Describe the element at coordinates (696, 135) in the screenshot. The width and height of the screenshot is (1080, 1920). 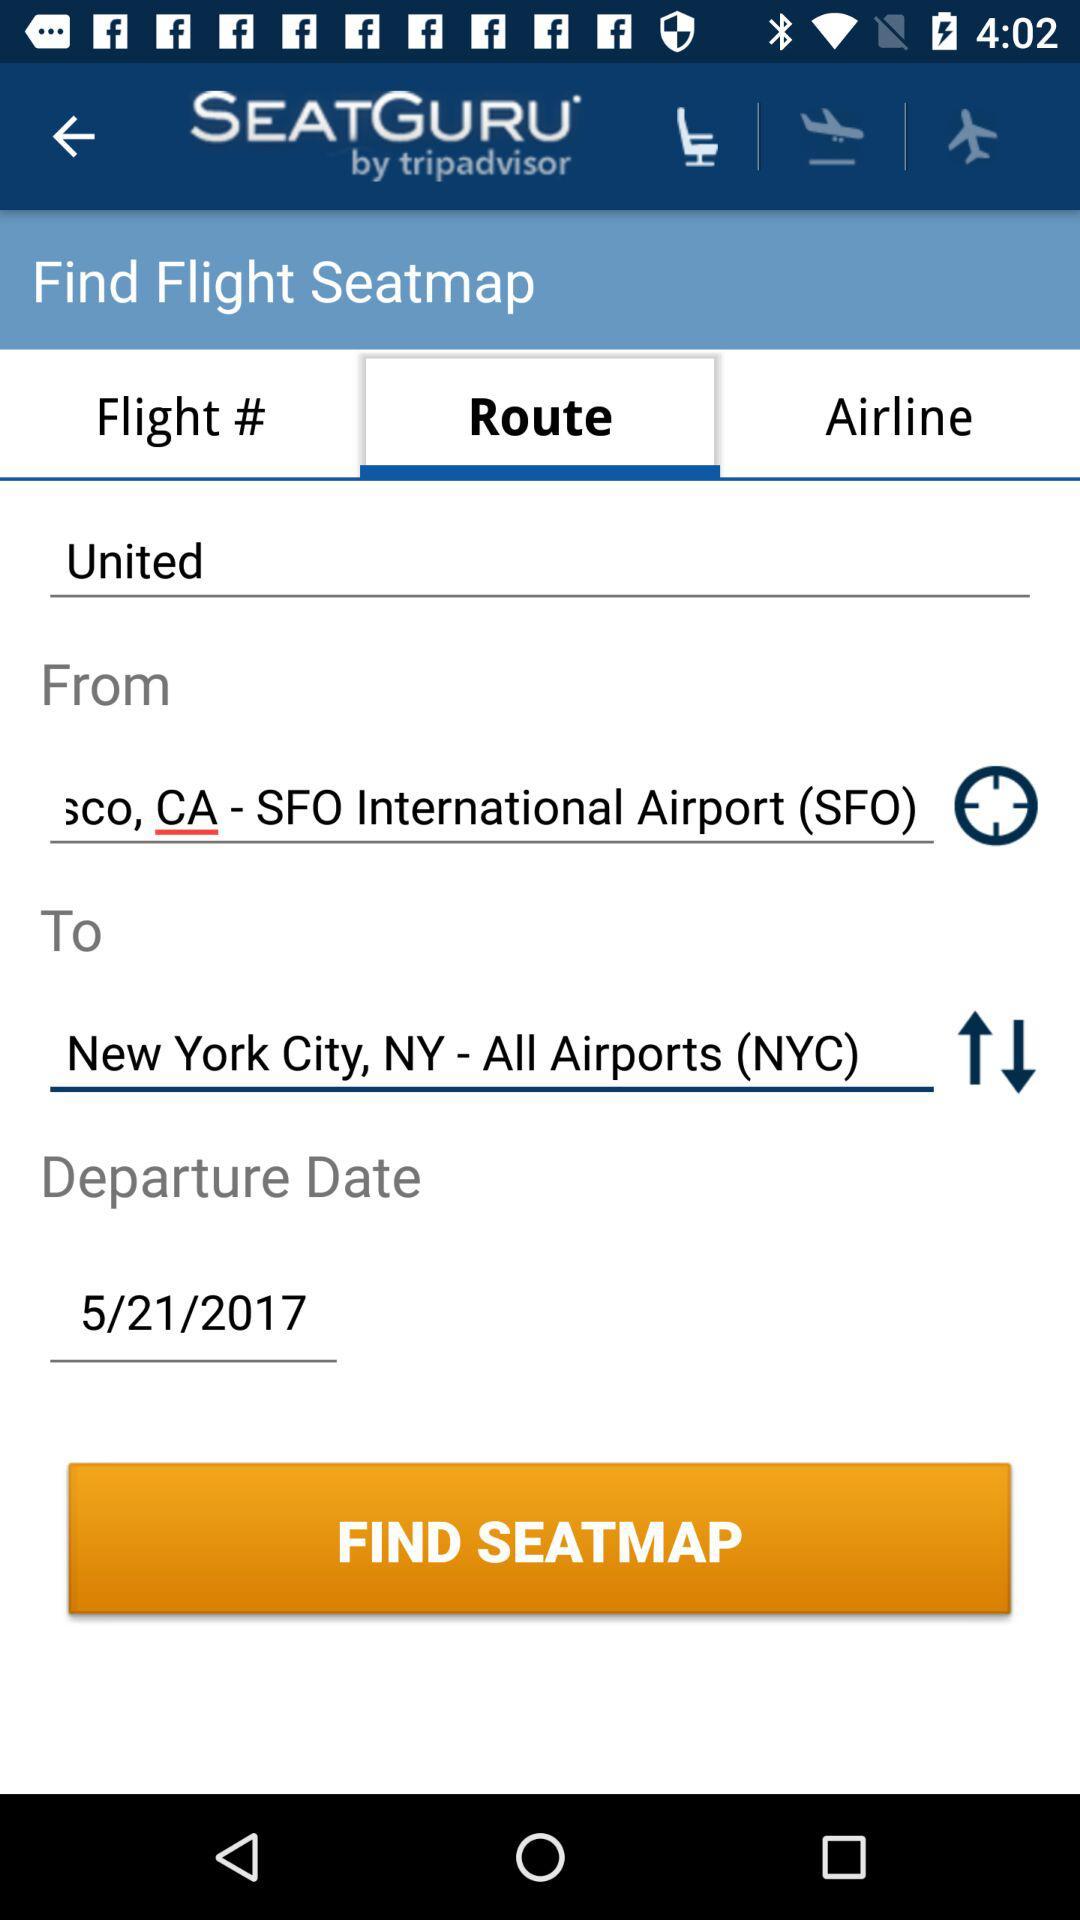
I see `find seat location` at that location.